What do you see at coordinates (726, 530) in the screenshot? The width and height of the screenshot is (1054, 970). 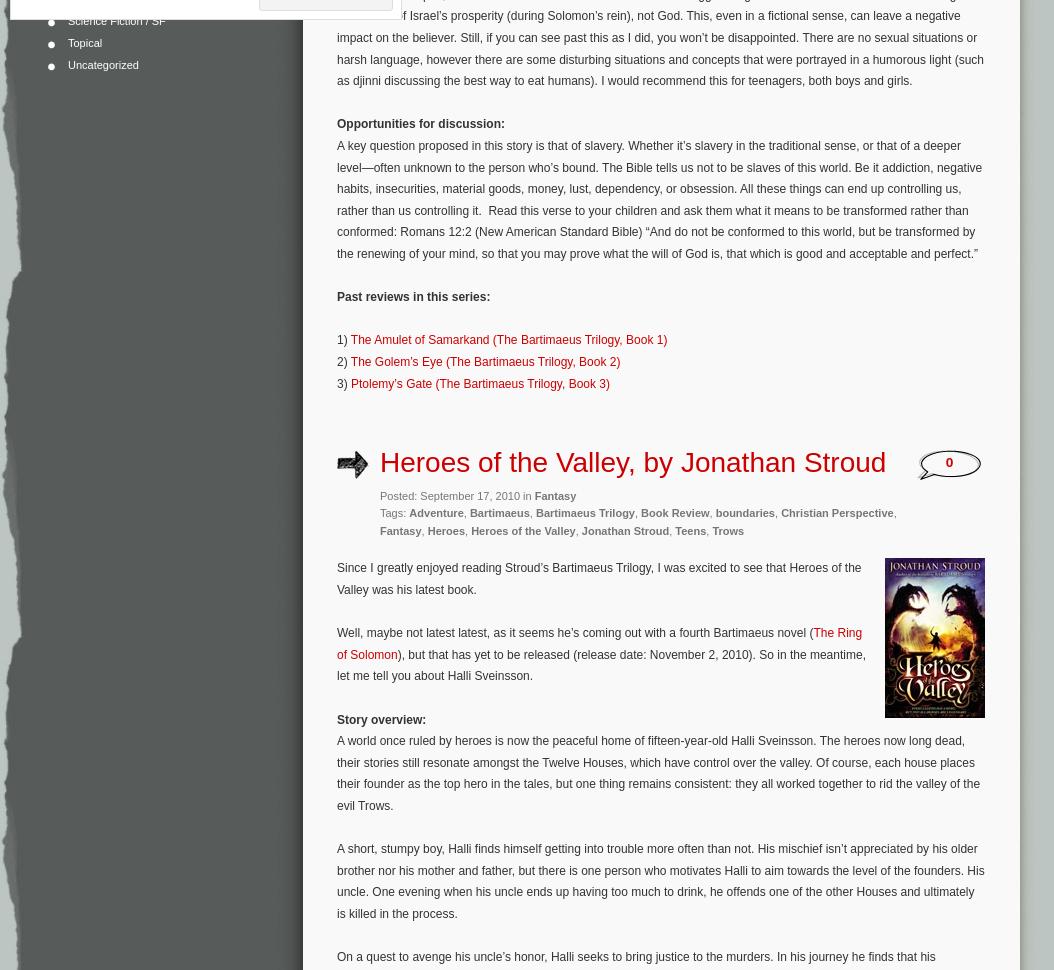 I see `'Trows'` at bounding box center [726, 530].